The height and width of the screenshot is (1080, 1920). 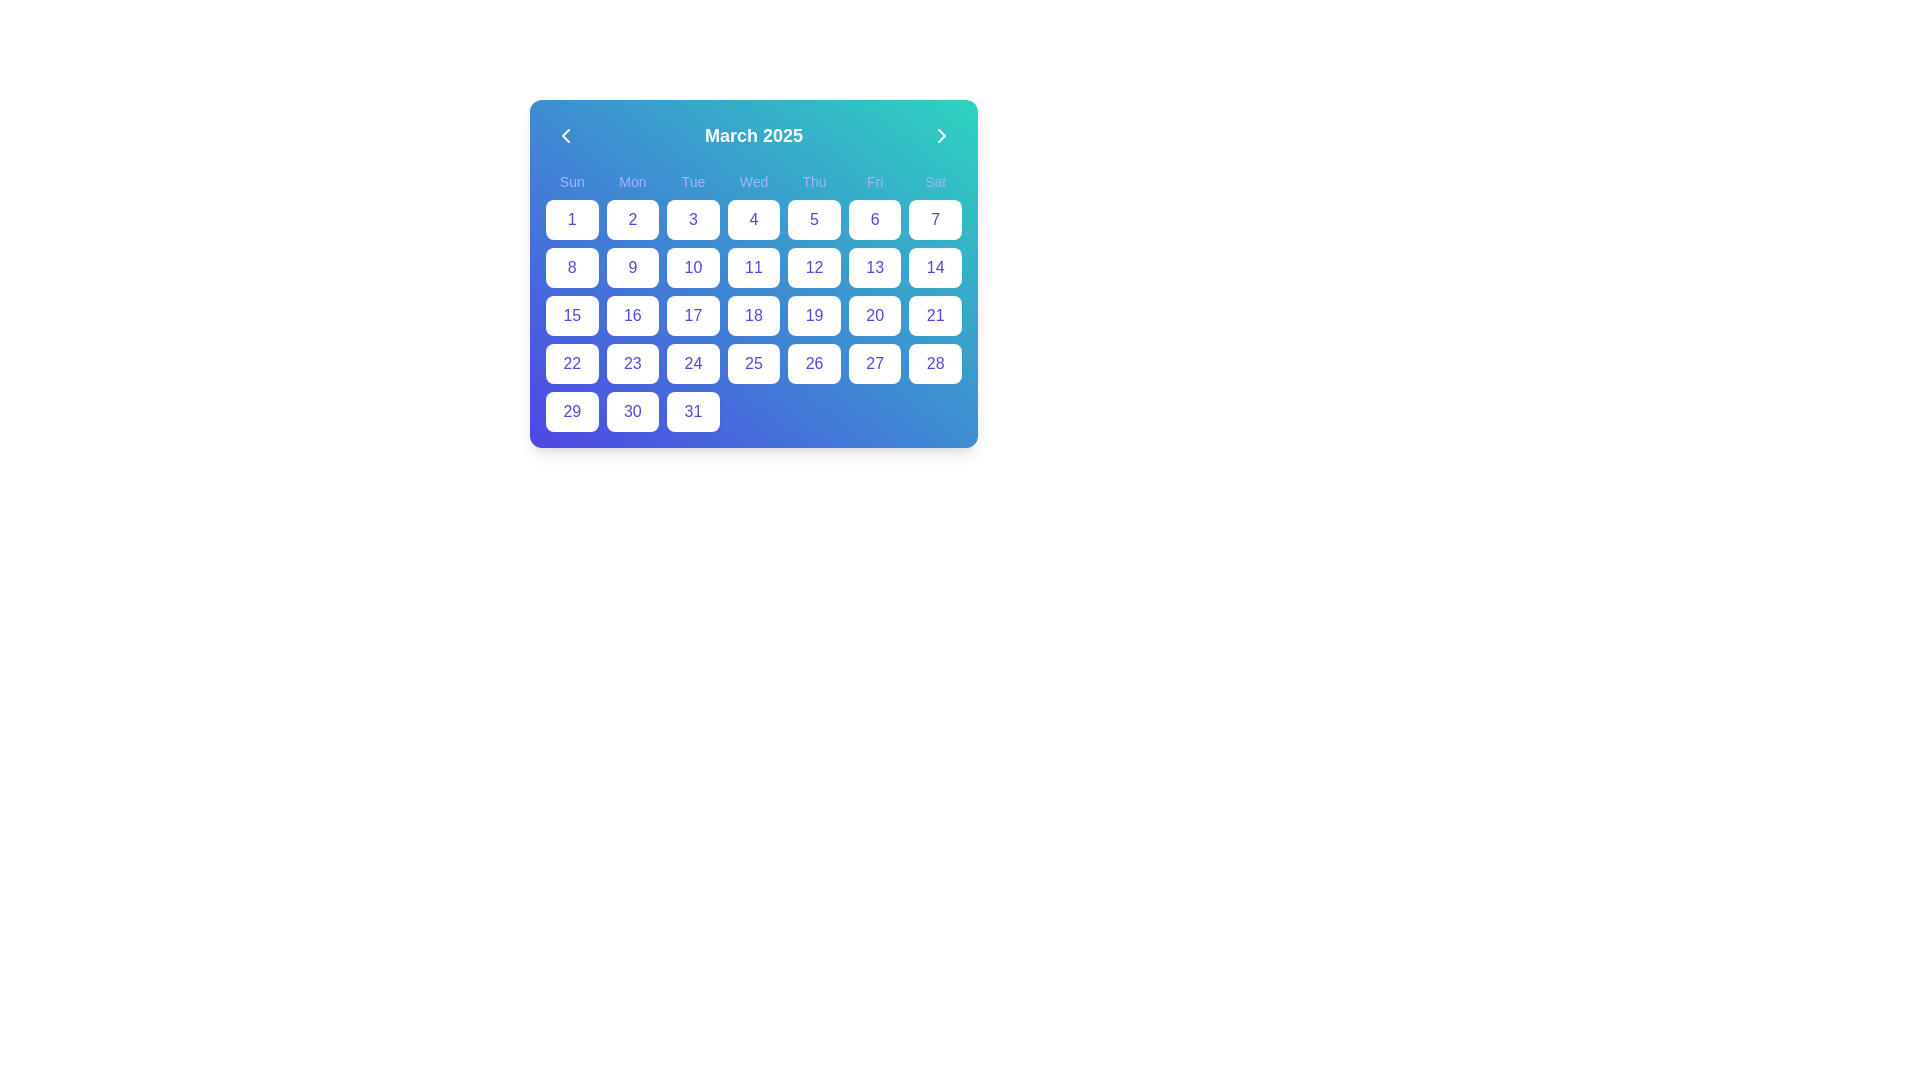 I want to click on the square button displaying the number '9' in the calendar grid, located in the second row under 'Mon', so click(x=631, y=266).